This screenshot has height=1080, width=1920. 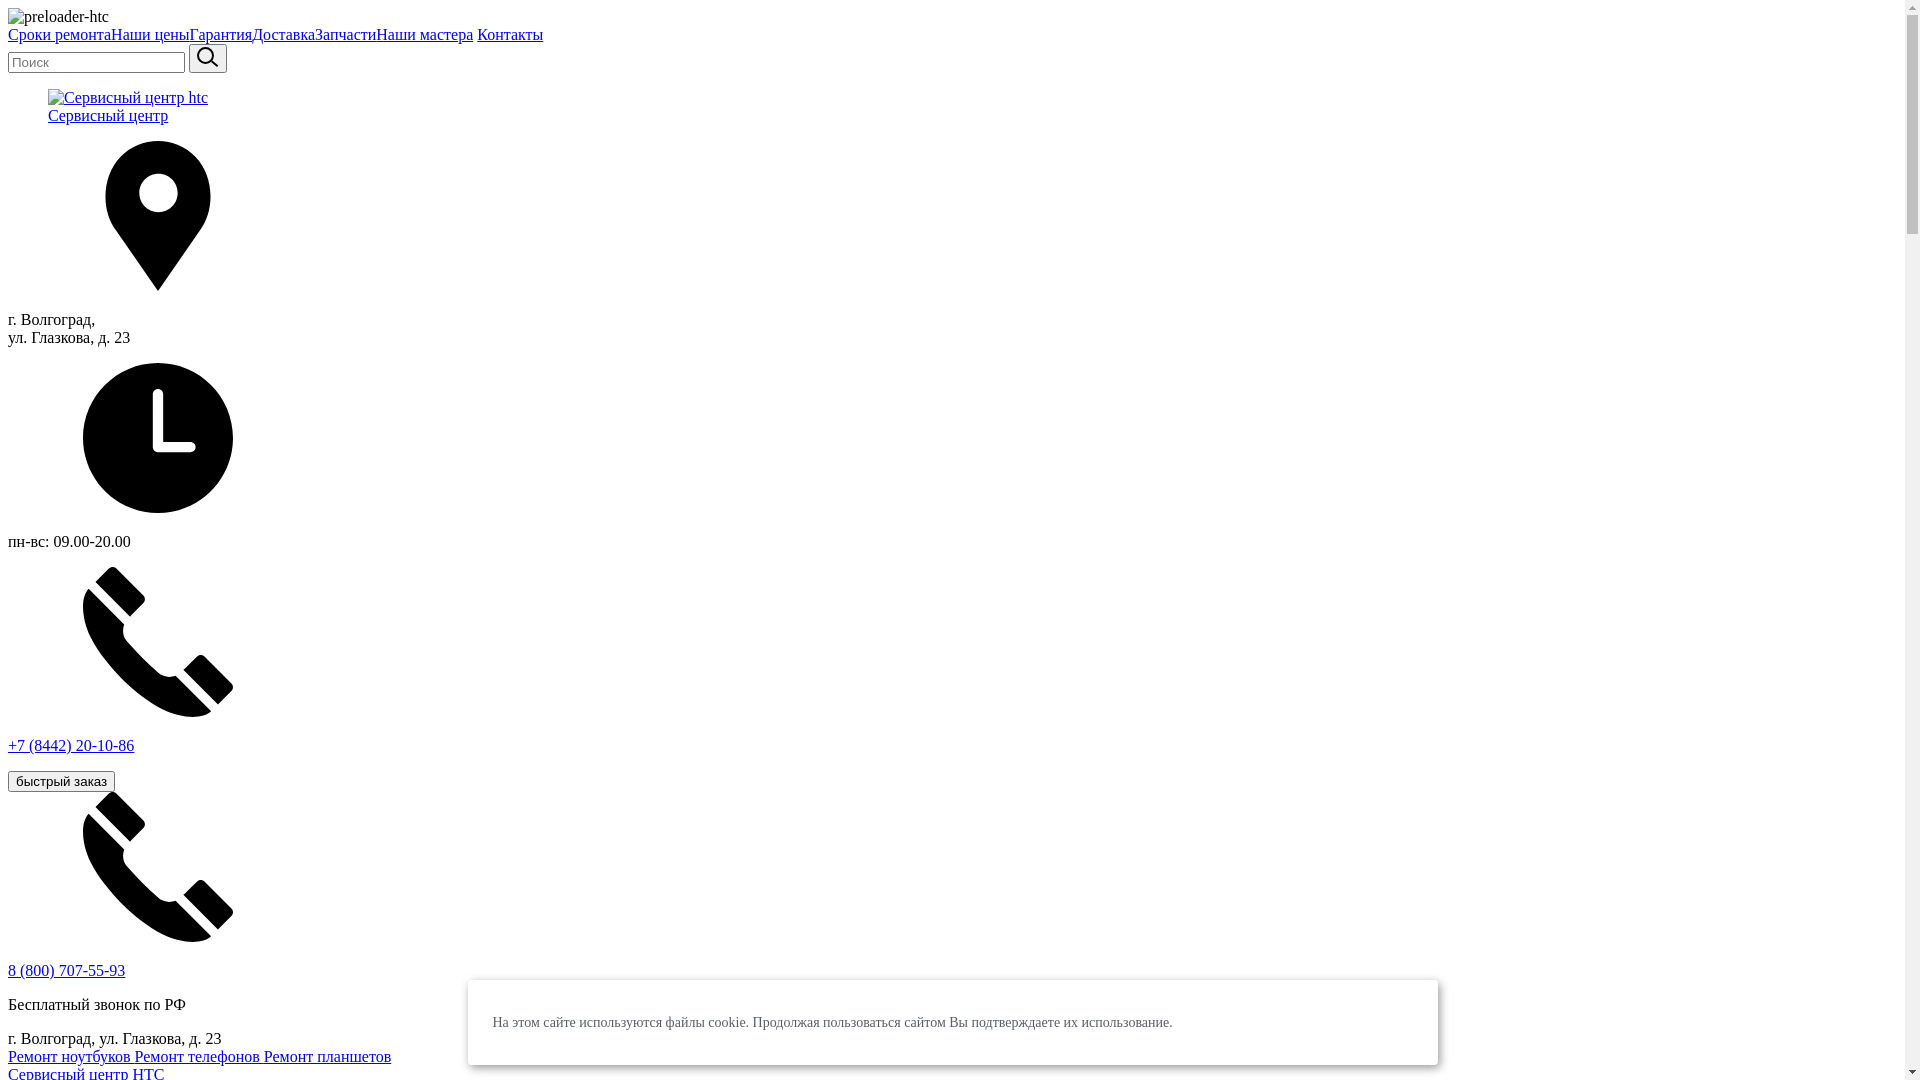 What do you see at coordinates (207, 57) in the screenshot?
I see `'sisea.search'` at bounding box center [207, 57].